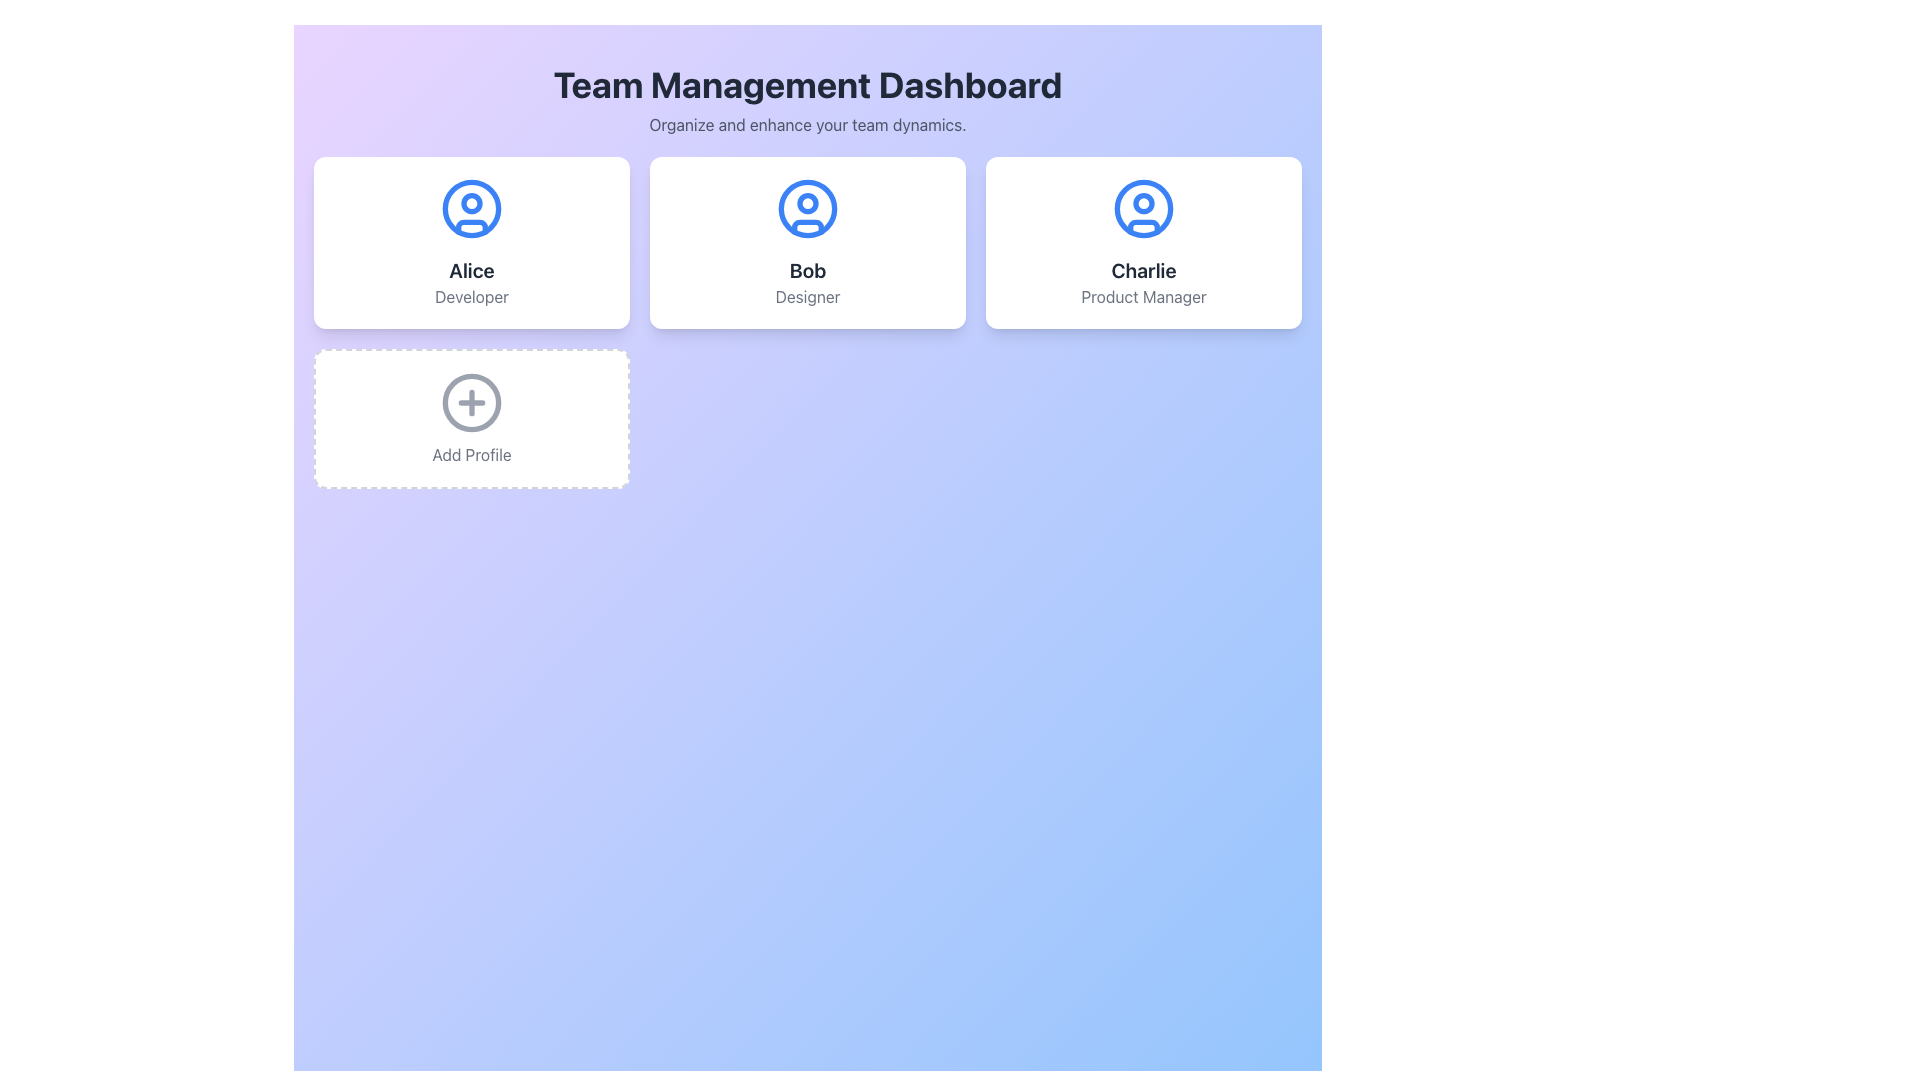 The width and height of the screenshot is (1920, 1080). Describe the element at coordinates (807, 124) in the screenshot. I see `the text label displaying 'Organize and enhance your team dynamics.' which is located below the main heading 'Team Management Dashboard.'` at that location.